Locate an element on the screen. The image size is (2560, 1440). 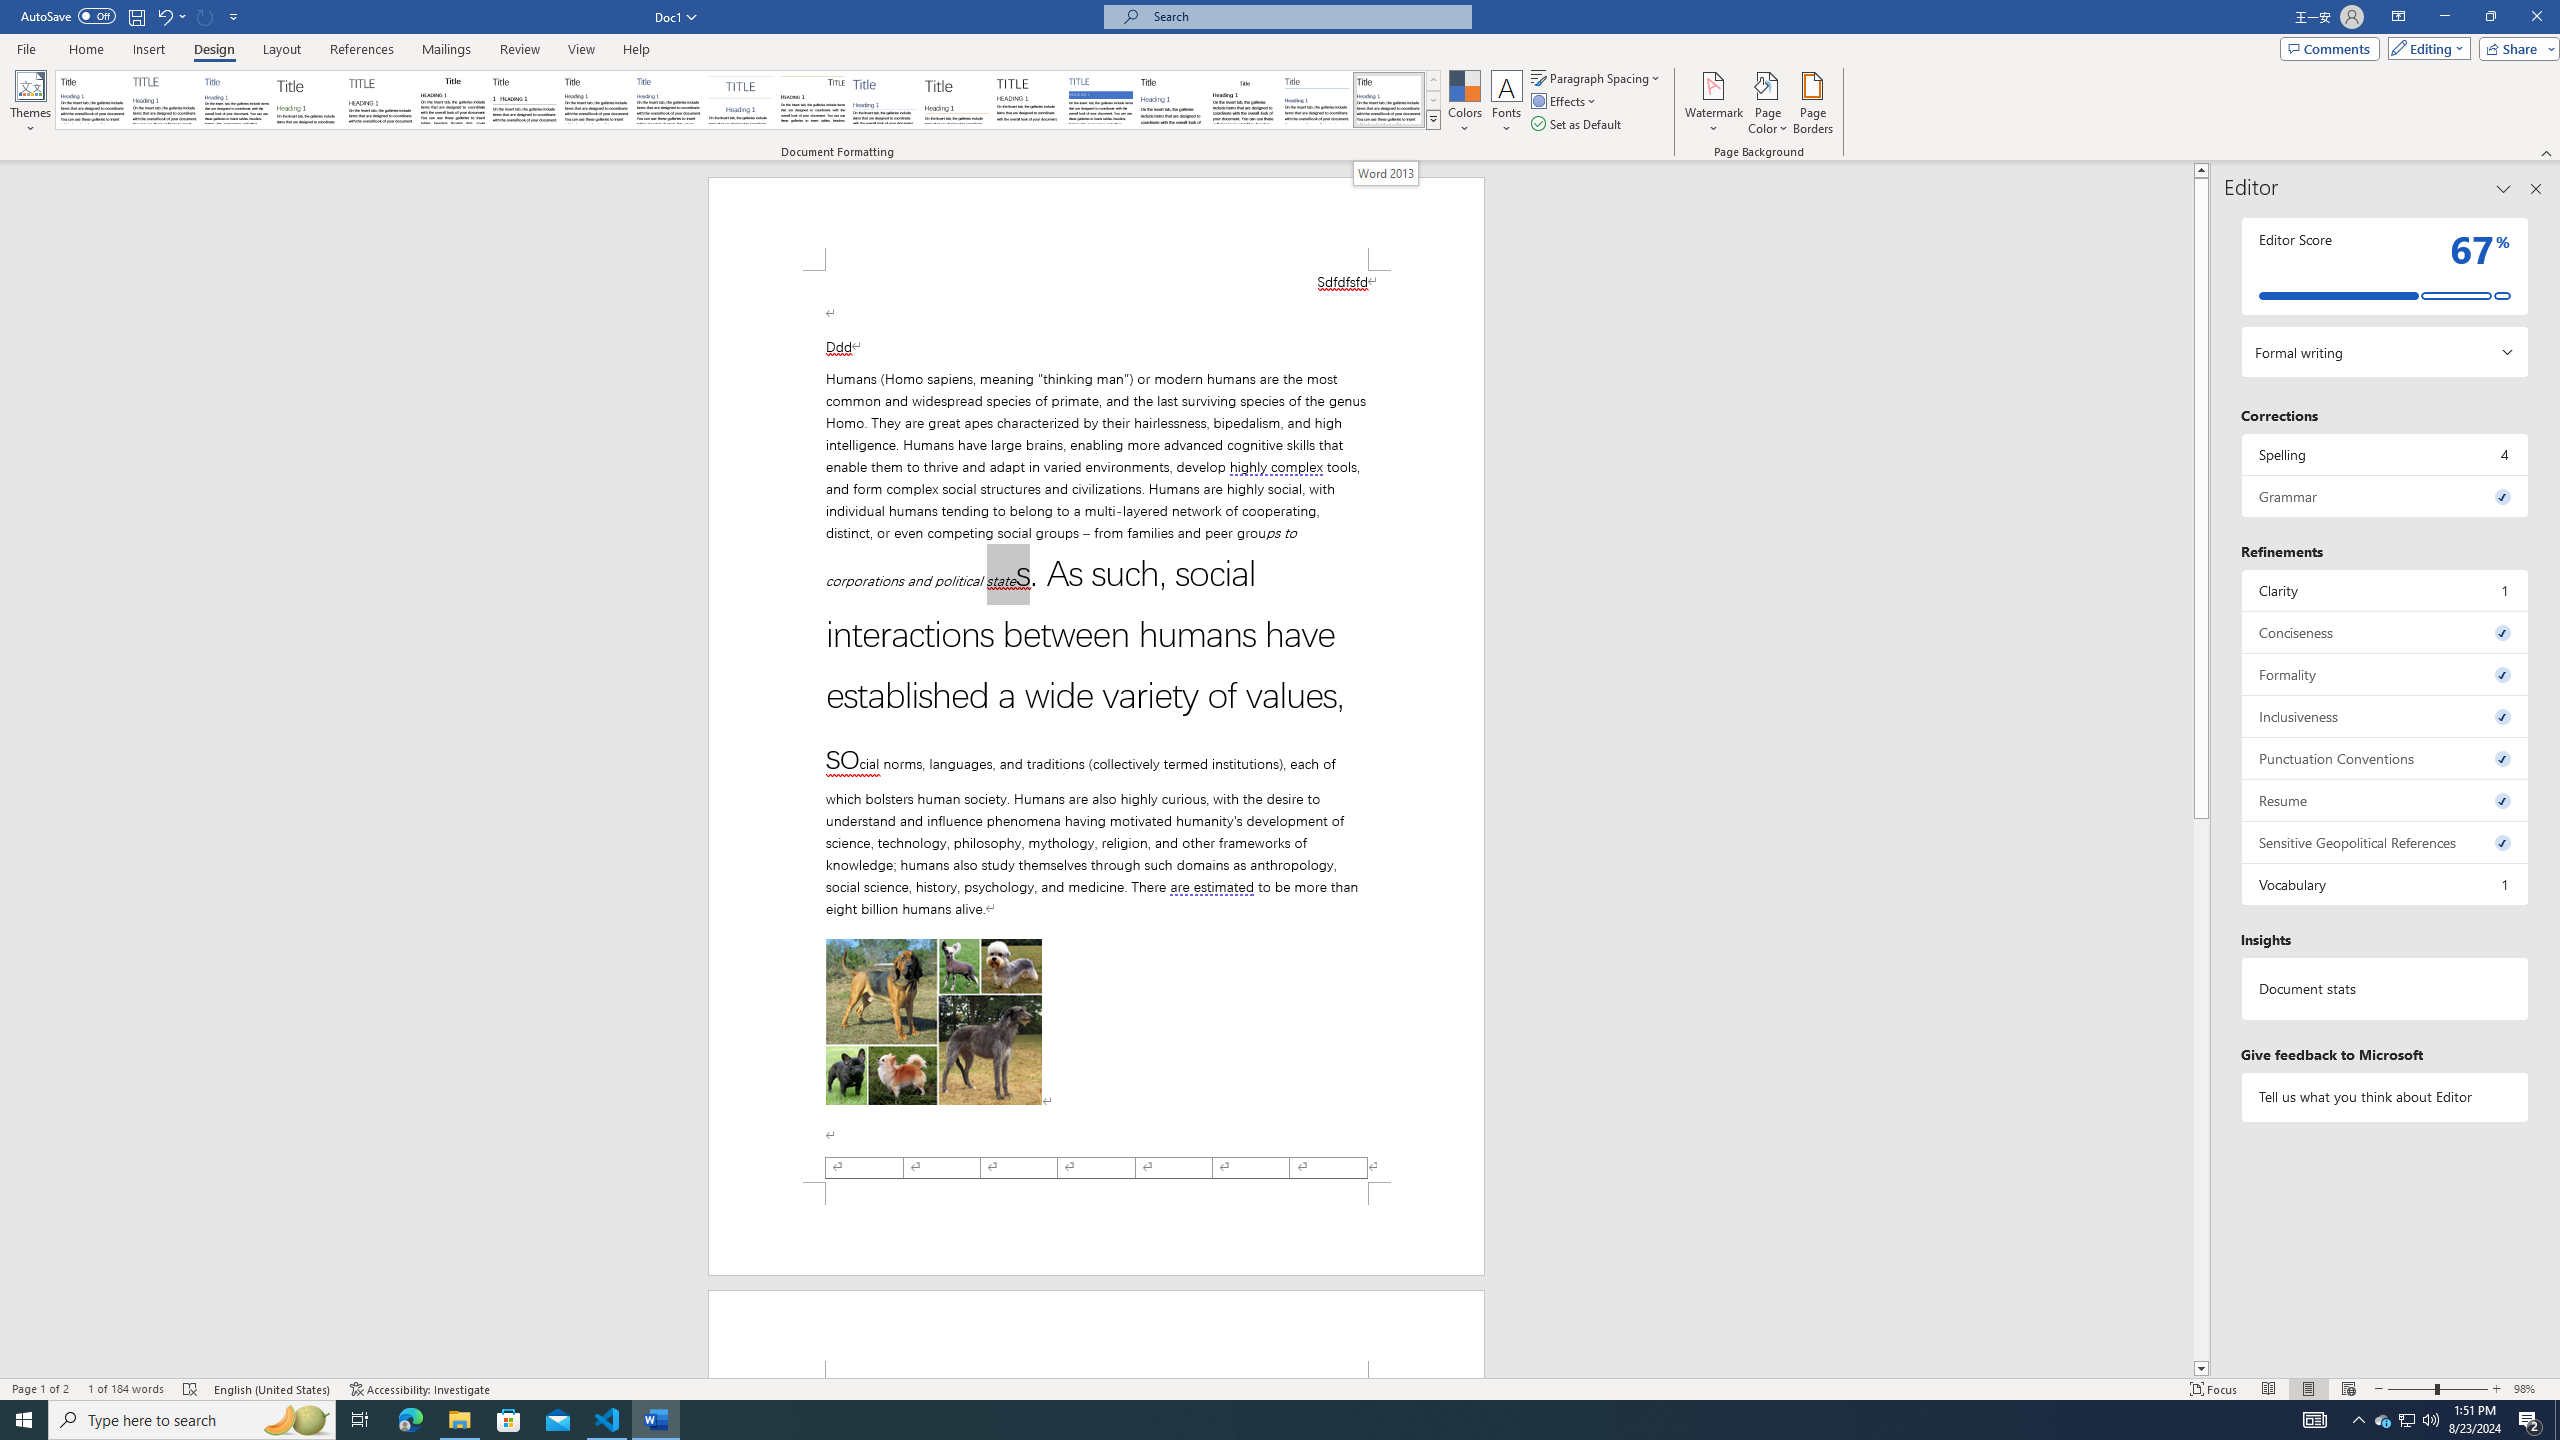
'Language English (United States)' is located at coordinates (272, 1389).